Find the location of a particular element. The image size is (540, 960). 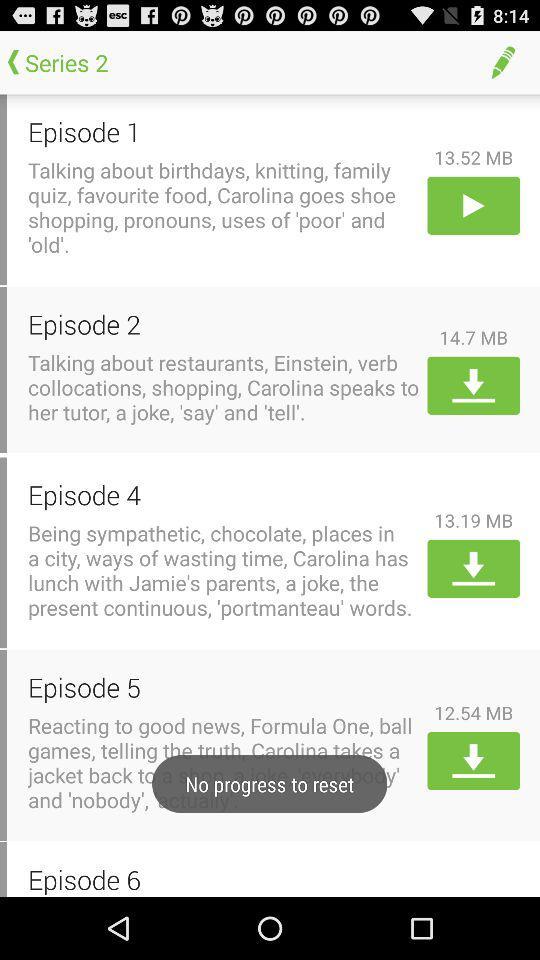

episode 2 is located at coordinates (223, 324).